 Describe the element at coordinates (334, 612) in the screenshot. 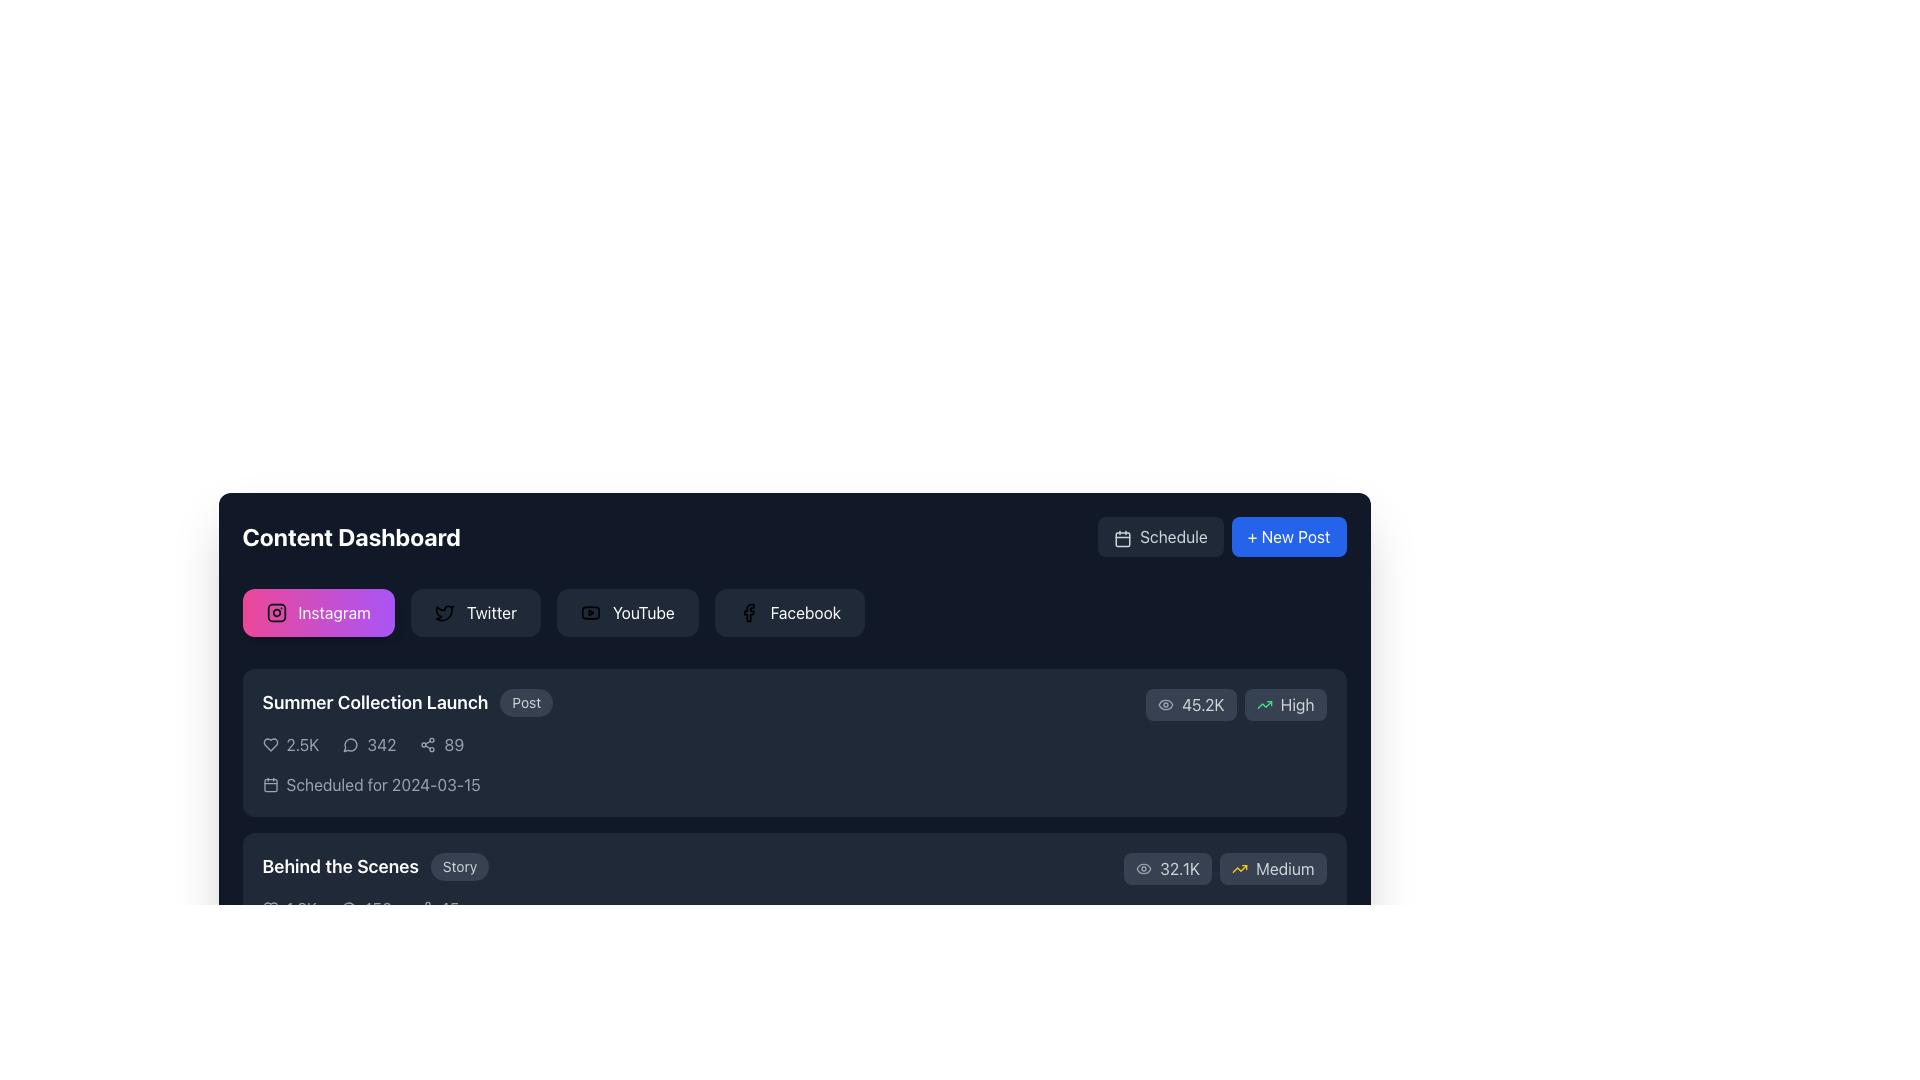

I see `the text label displaying 'Instagram', which is styled with white font and located centrally within a gradient button next to an Instagram logo icon` at that location.